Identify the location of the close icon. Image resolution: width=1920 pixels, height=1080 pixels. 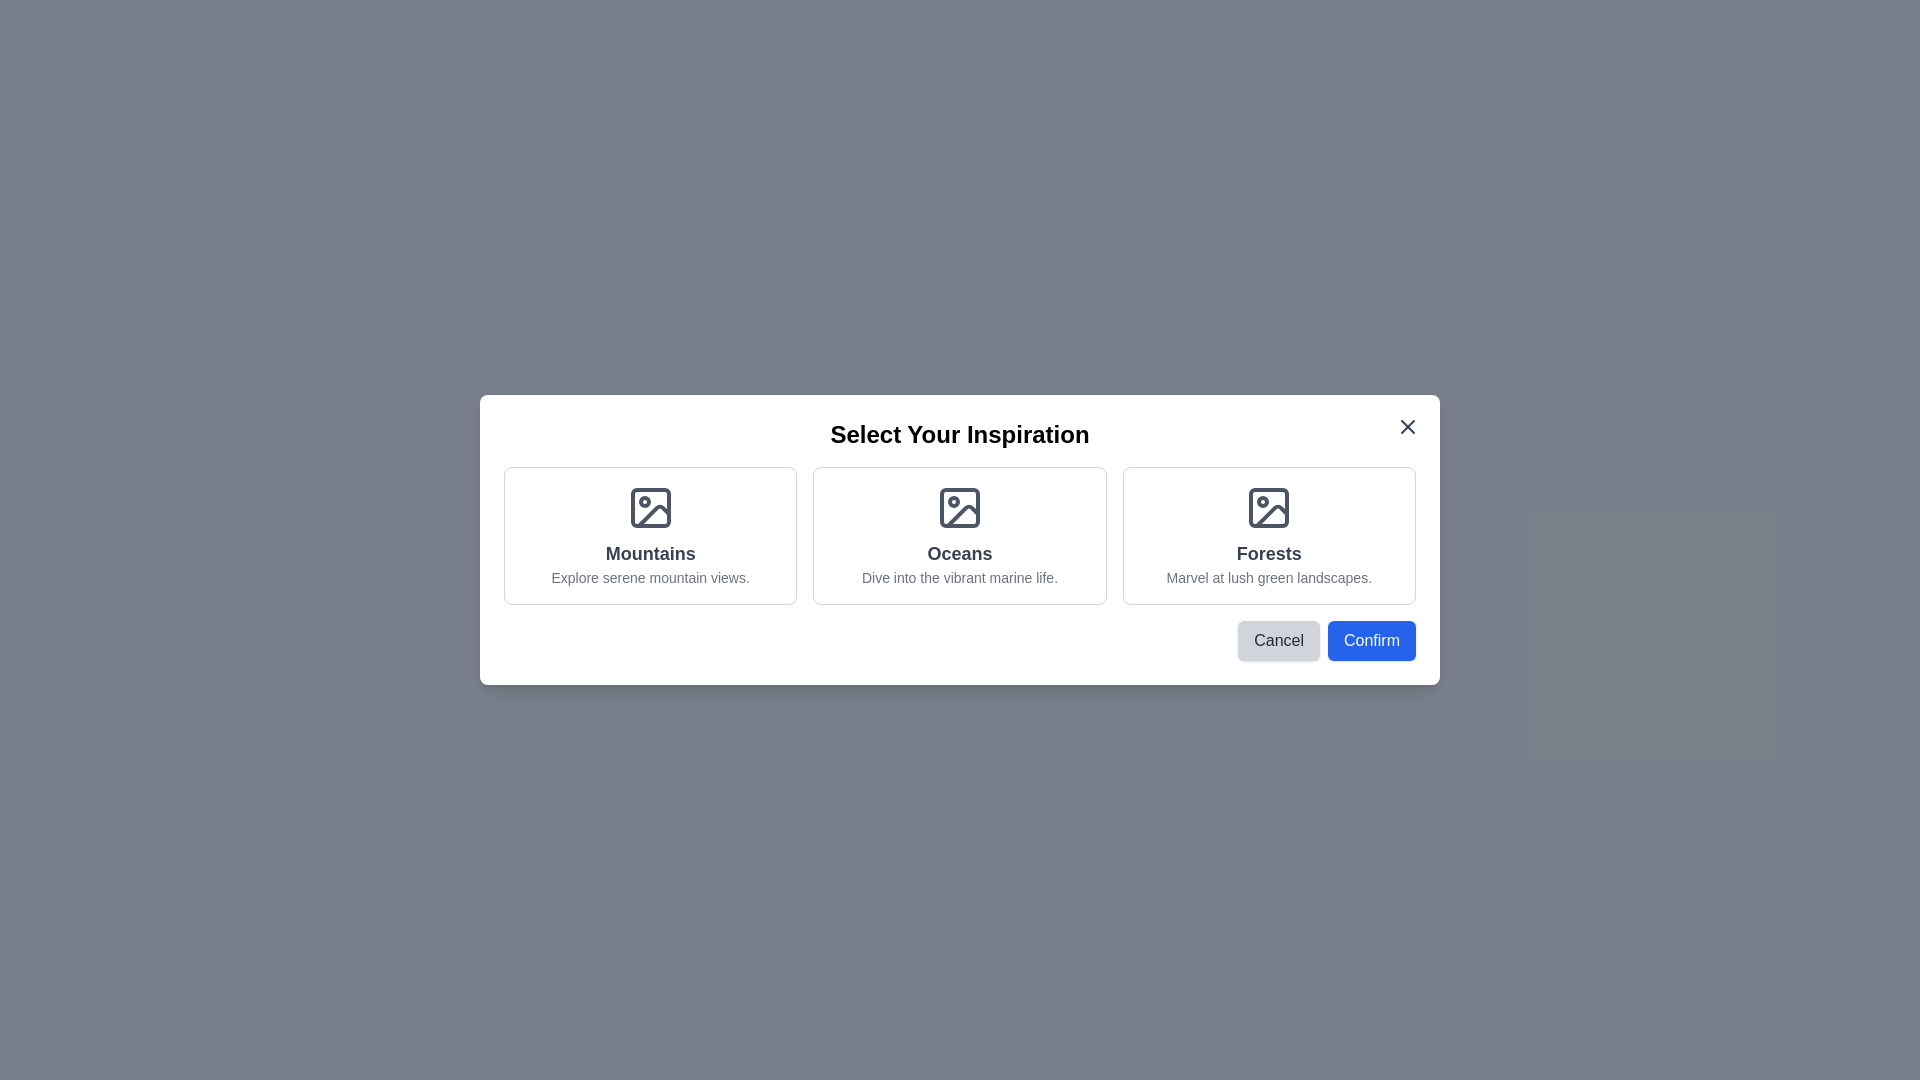
(1406, 426).